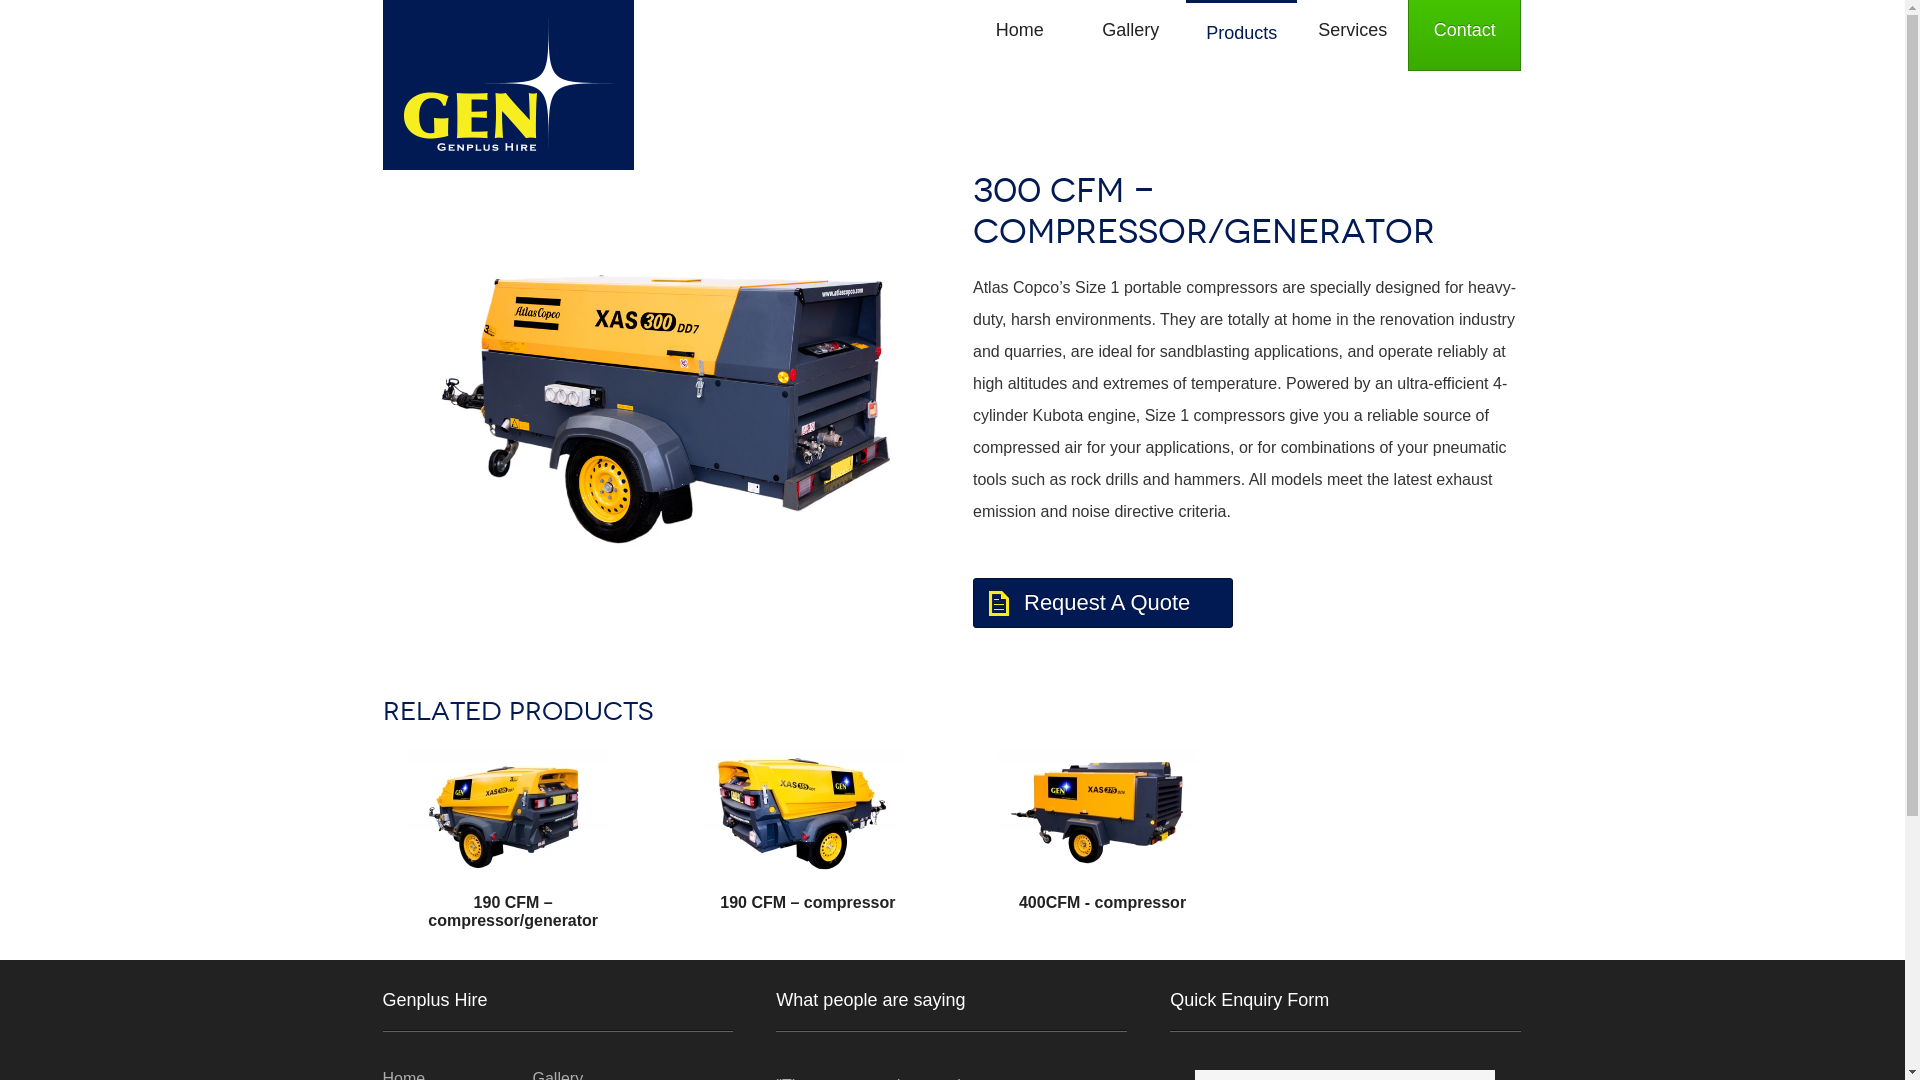 This screenshot has width=1920, height=1080. What do you see at coordinates (1102, 601) in the screenshot?
I see `'Request A Quote'` at bounding box center [1102, 601].